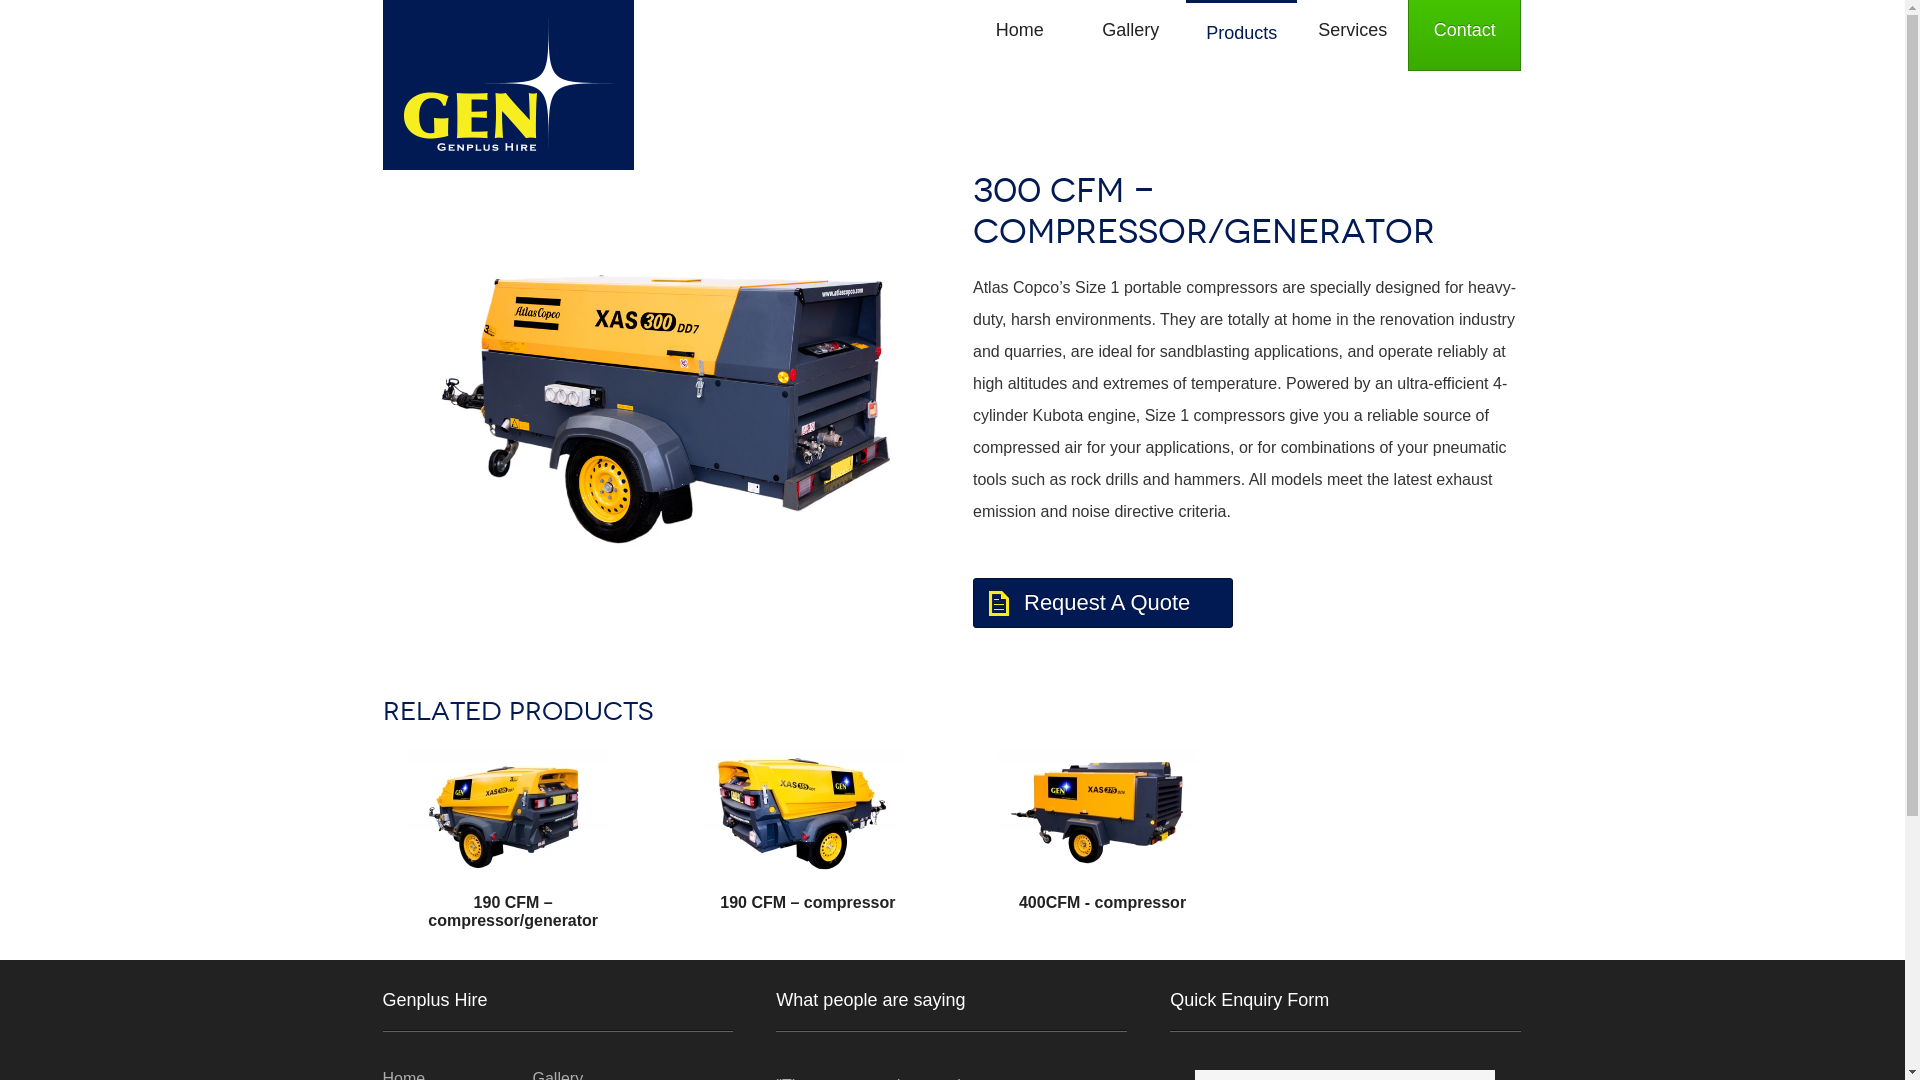 This screenshot has width=1920, height=1080. What do you see at coordinates (1102, 601) in the screenshot?
I see `'Request A Quote'` at bounding box center [1102, 601].